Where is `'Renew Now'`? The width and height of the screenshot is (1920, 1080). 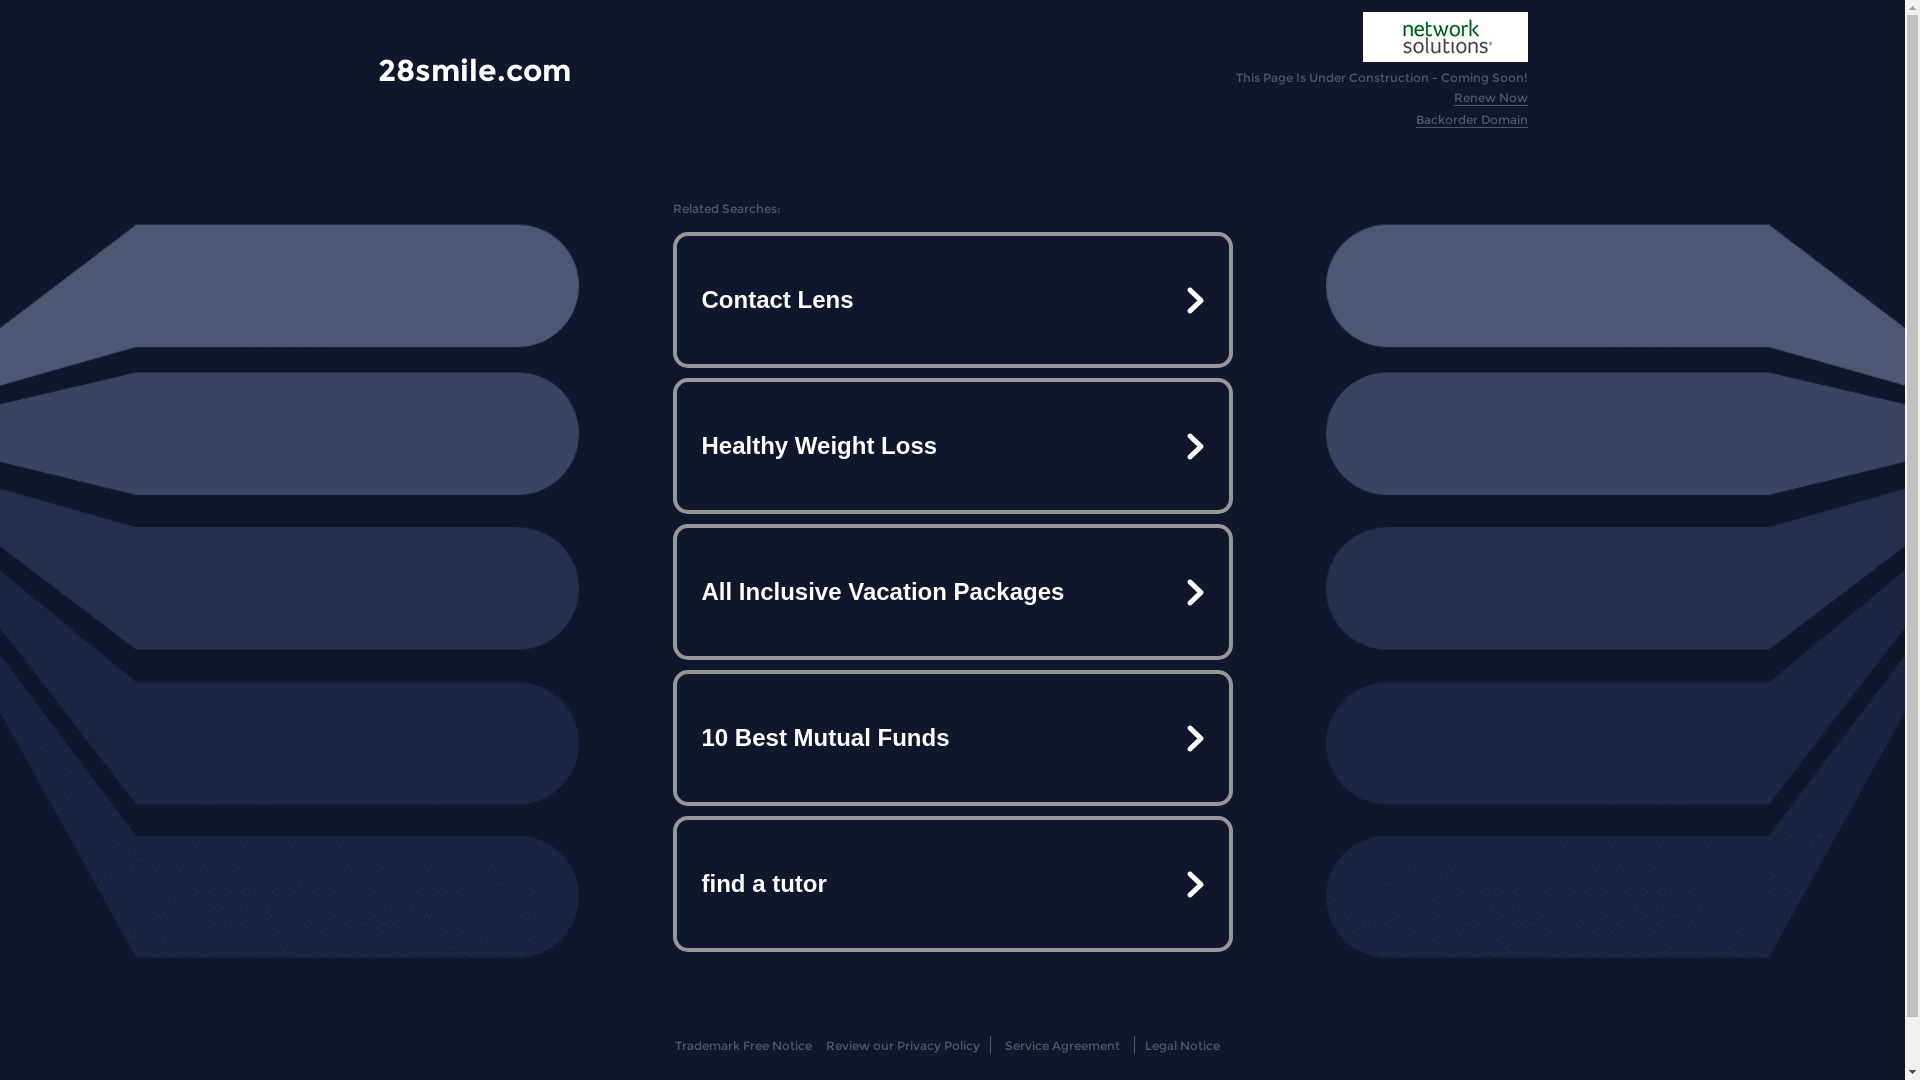 'Renew Now' is located at coordinates (1491, 97).